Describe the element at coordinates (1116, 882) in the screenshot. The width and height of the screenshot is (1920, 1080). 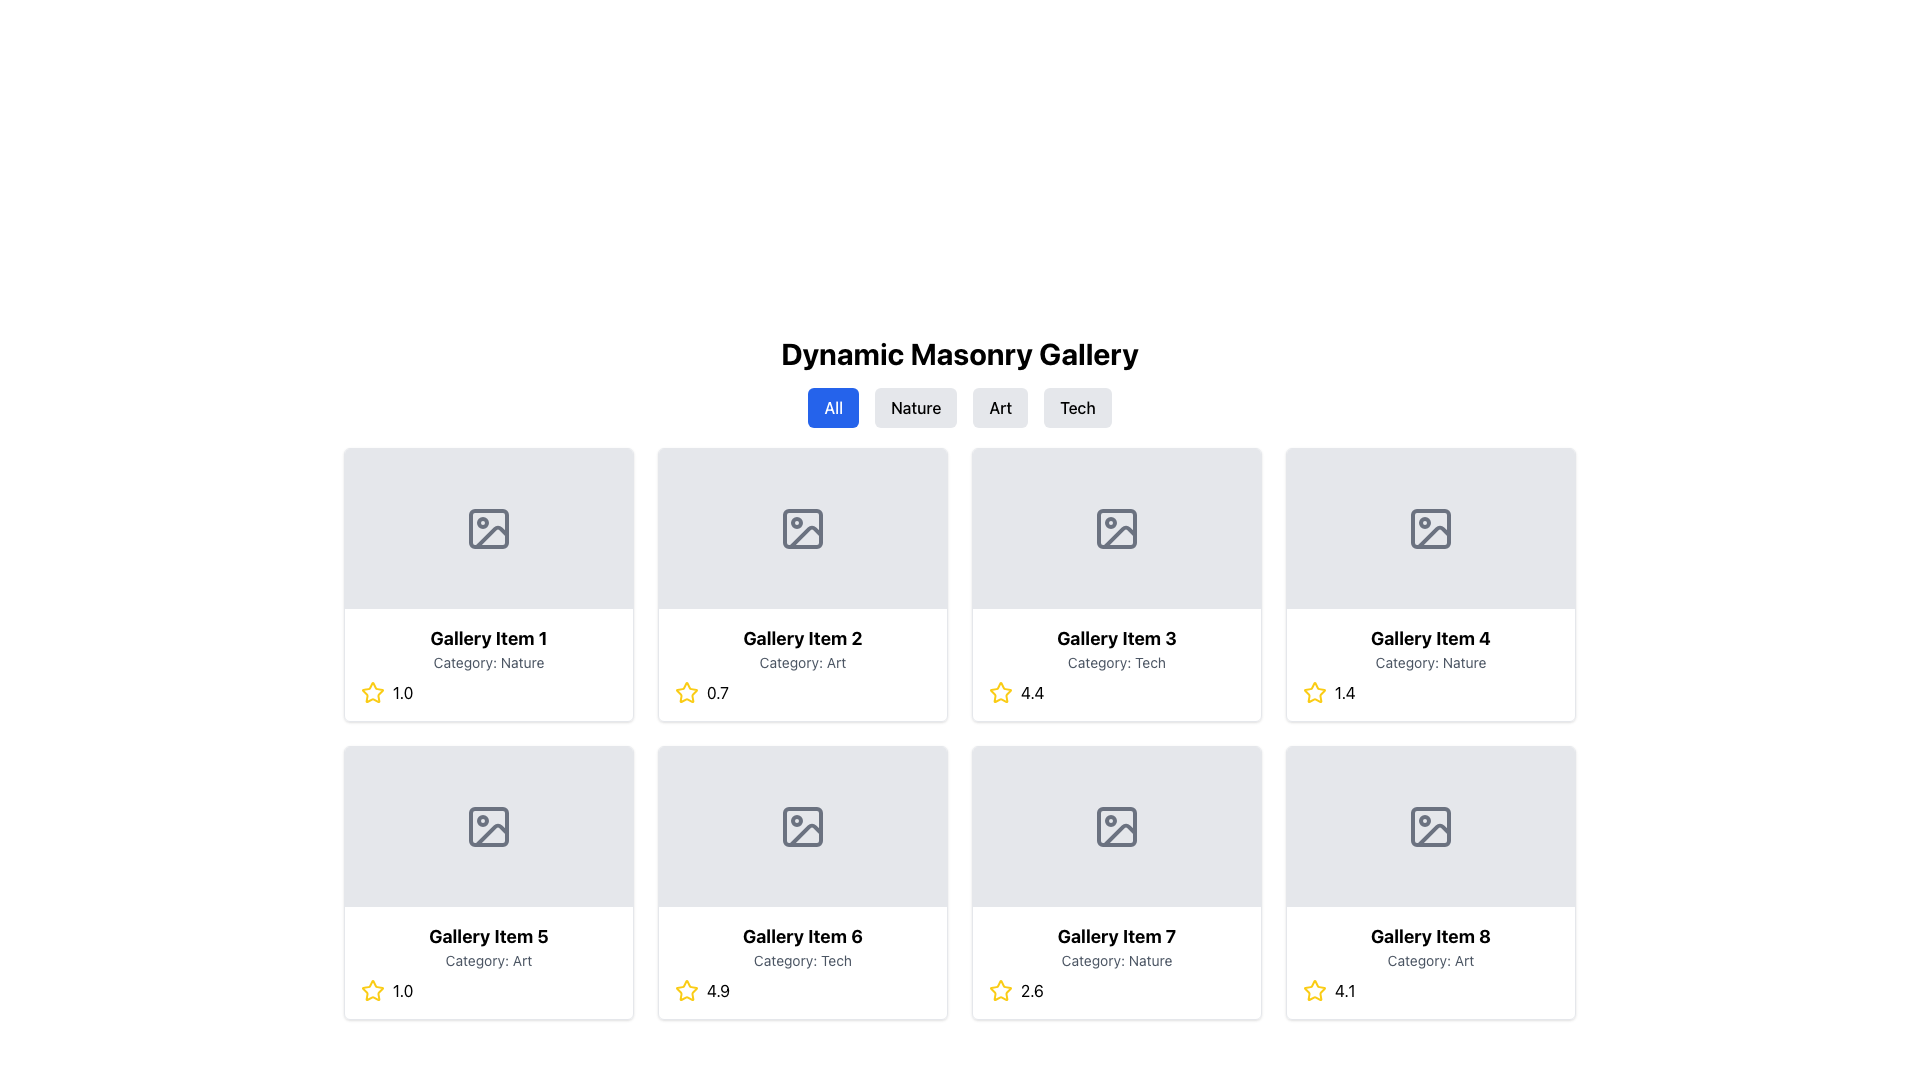
I see `to select the Gallery Item Card labeled 'Gallery Item 7', which is the seventh item in the gallery grid located in the second row and third column` at that location.